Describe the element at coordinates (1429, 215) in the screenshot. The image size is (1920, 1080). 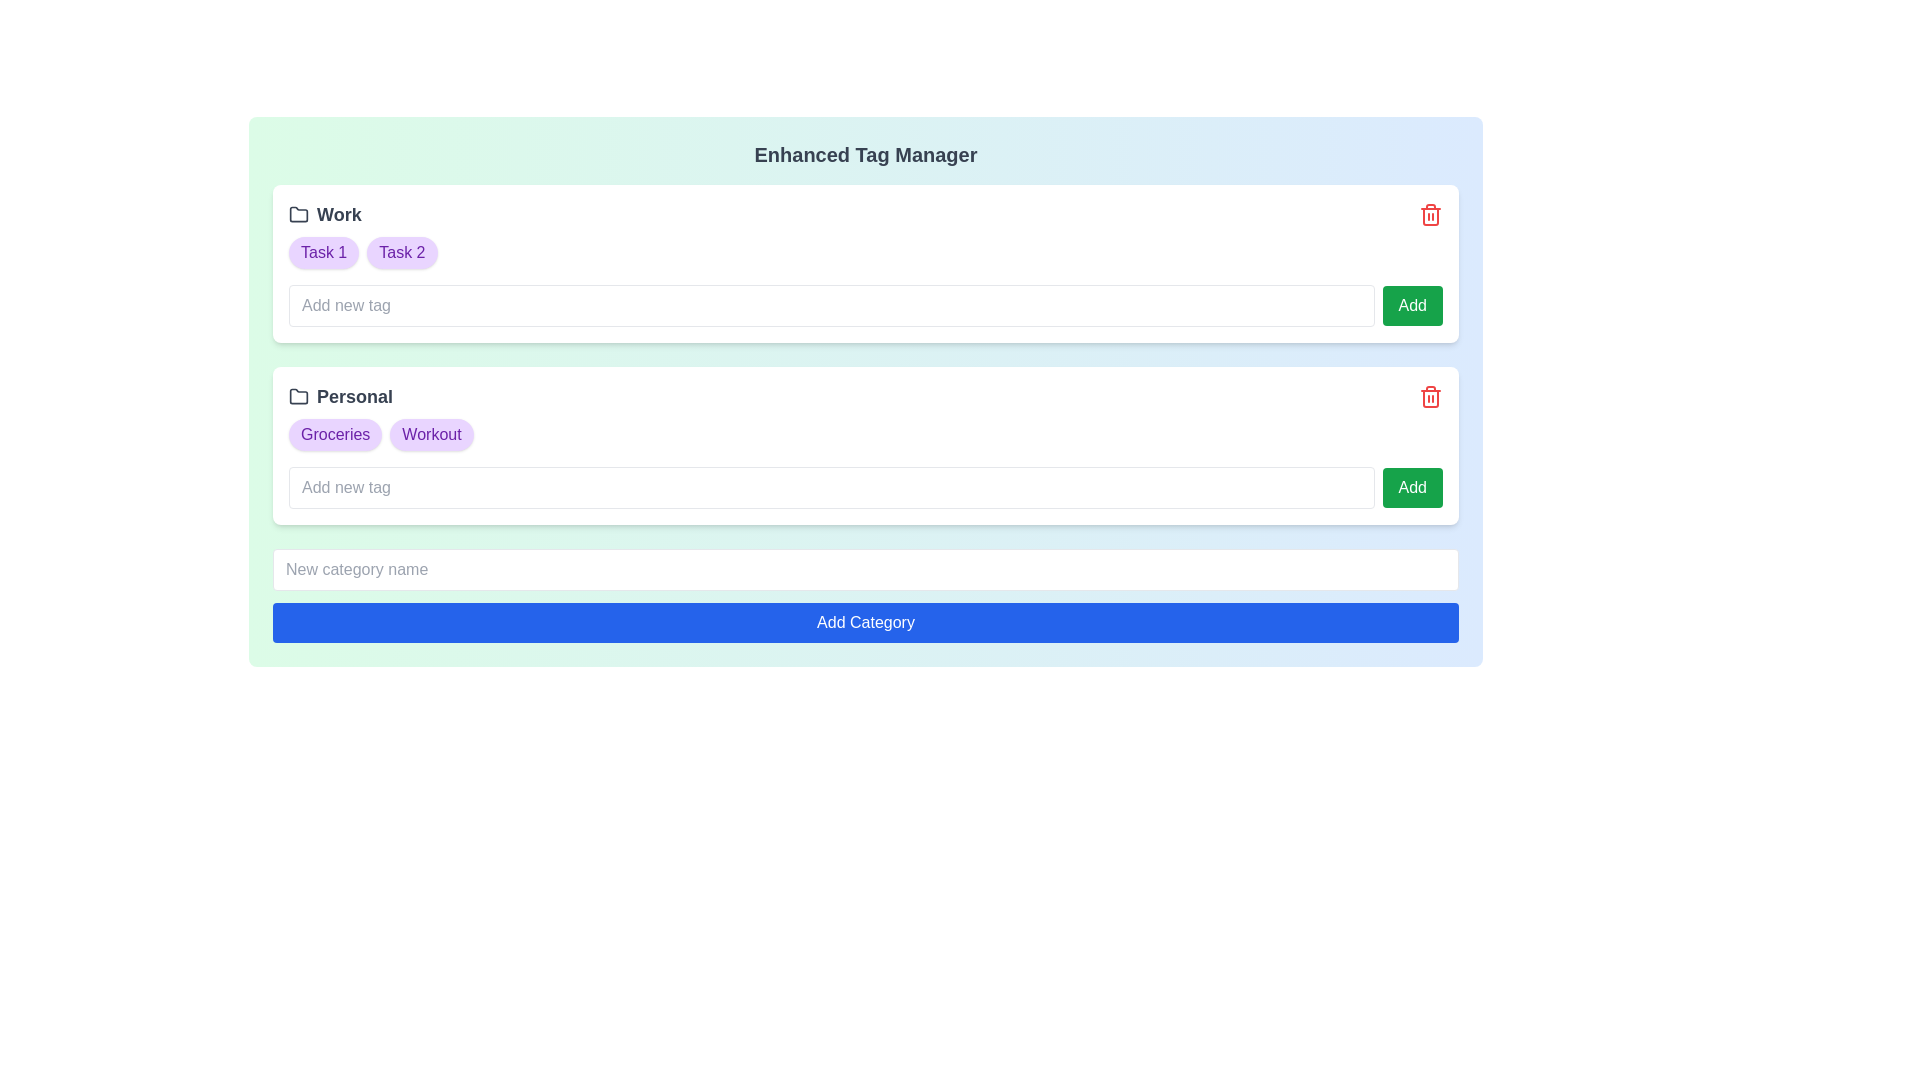
I see `the delete button located to the right of the title 'Work' in the 'Work' group, which is aligned to the top-right corner of this section` at that location.